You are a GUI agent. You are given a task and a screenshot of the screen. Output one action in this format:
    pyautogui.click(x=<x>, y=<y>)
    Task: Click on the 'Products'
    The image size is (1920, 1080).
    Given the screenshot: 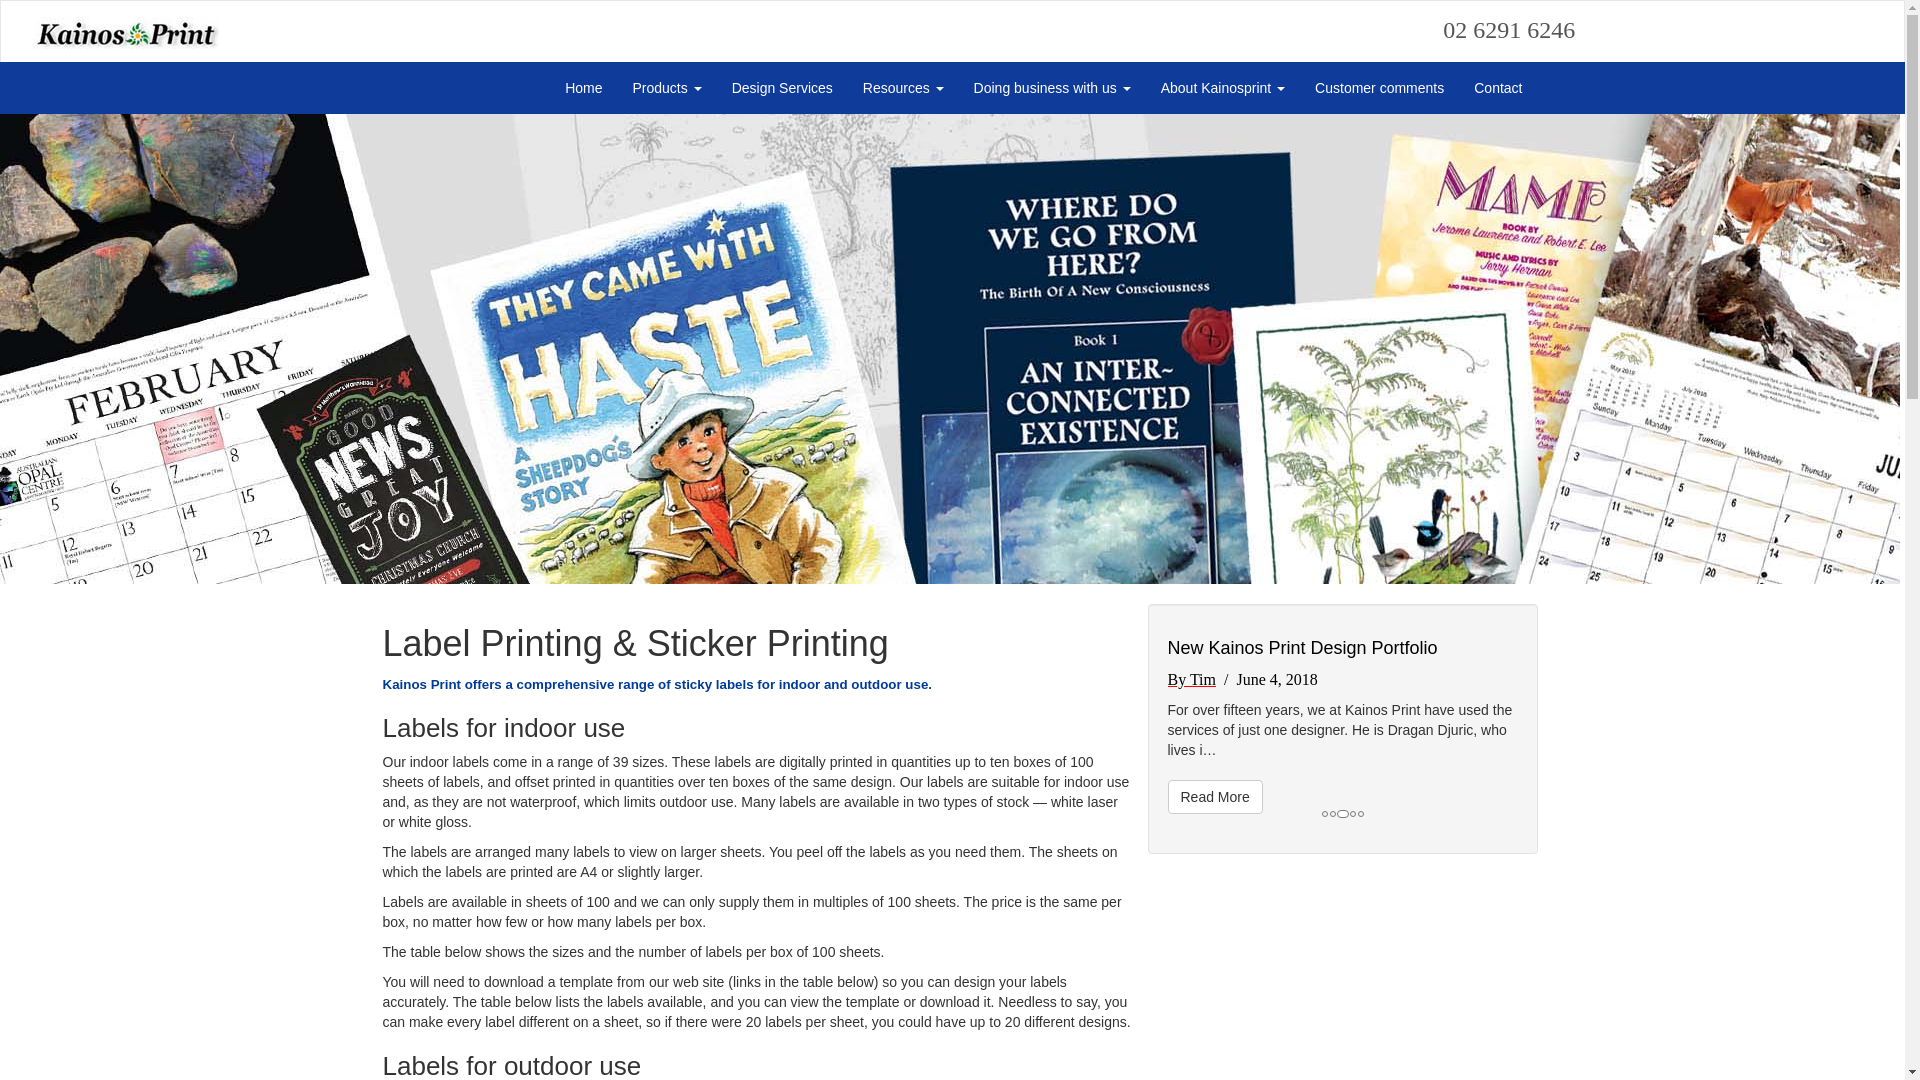 What is the action you would take?
    pyautogui.click(x=667, y=87)
    